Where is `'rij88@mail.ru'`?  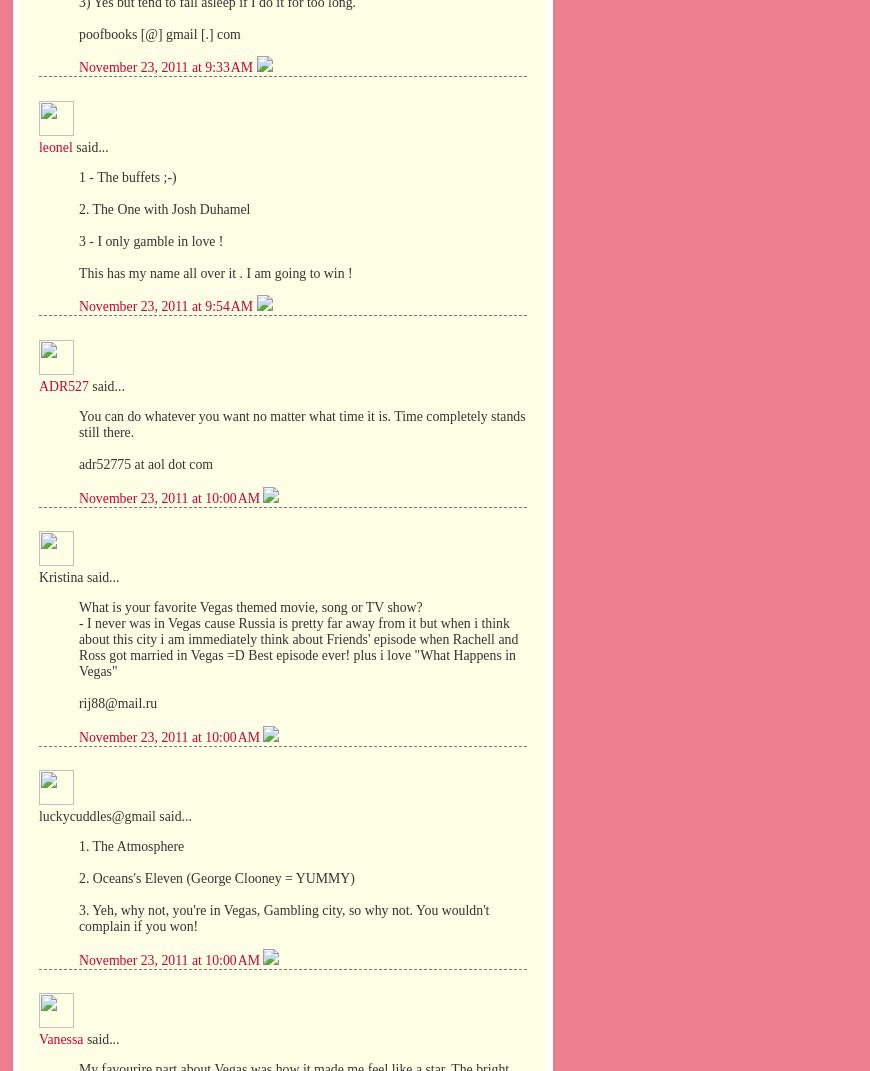
'rij88@mail.ru' is located at coordinates (116, 702).